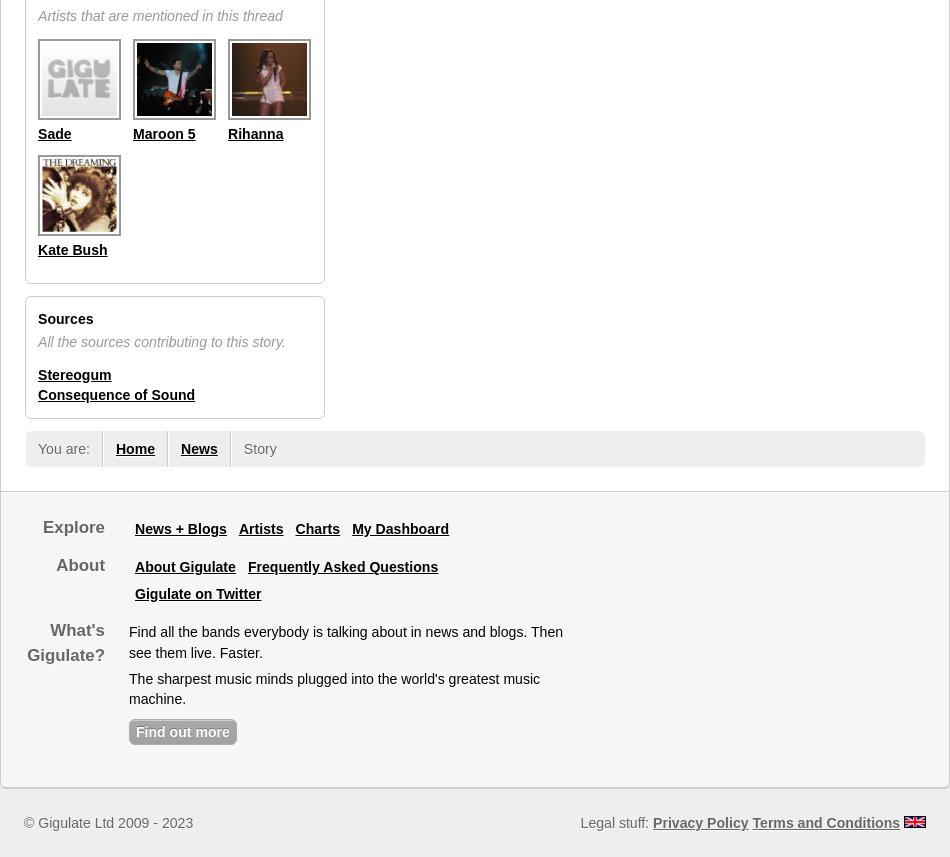 Image resolution: width=950 pixels, height=857 pixels. Describe the element at coordinates (163, 132) in the screenshot. I see `'Maroon 5'` at that location.